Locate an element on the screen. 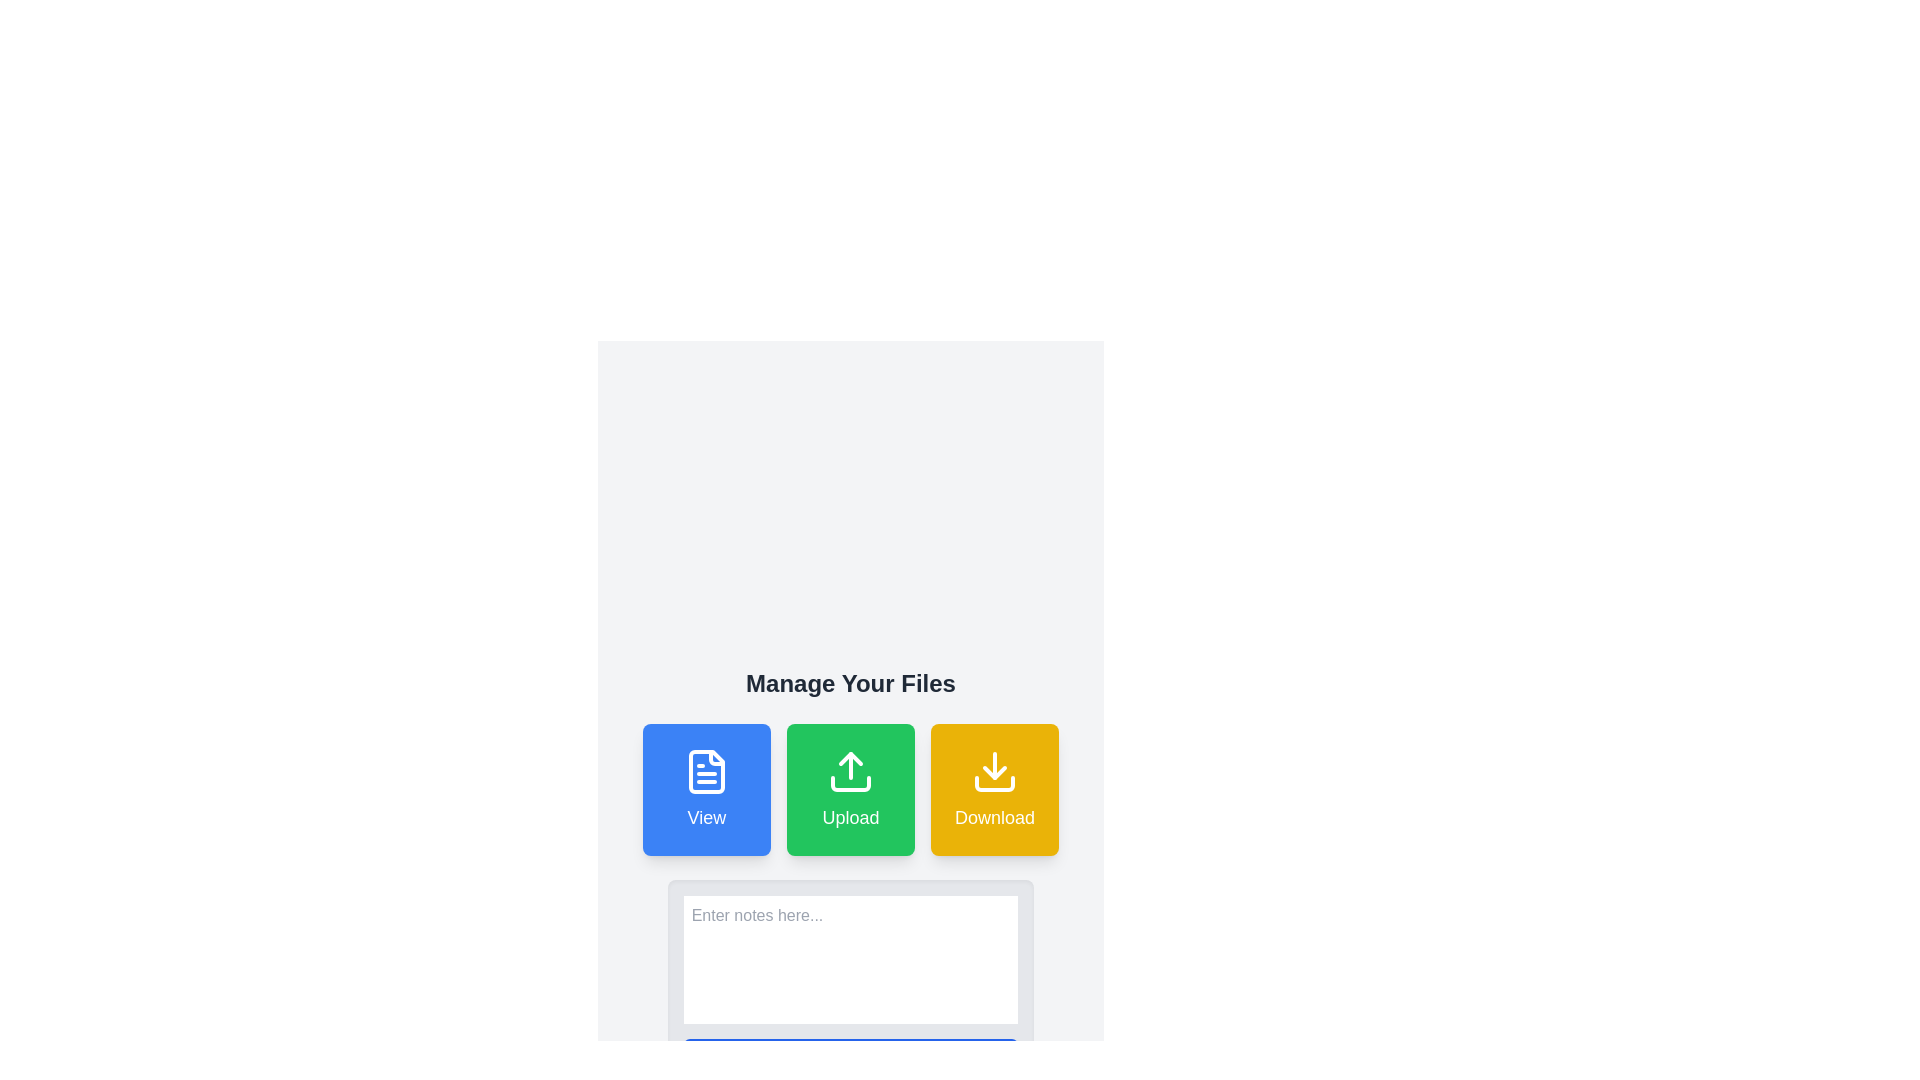 This screenshot has height=1080, width=1920. the middle button in the horizontal group of three buttons located beneath the text 'Manage Your Files' is located at coordinates (850, 788).